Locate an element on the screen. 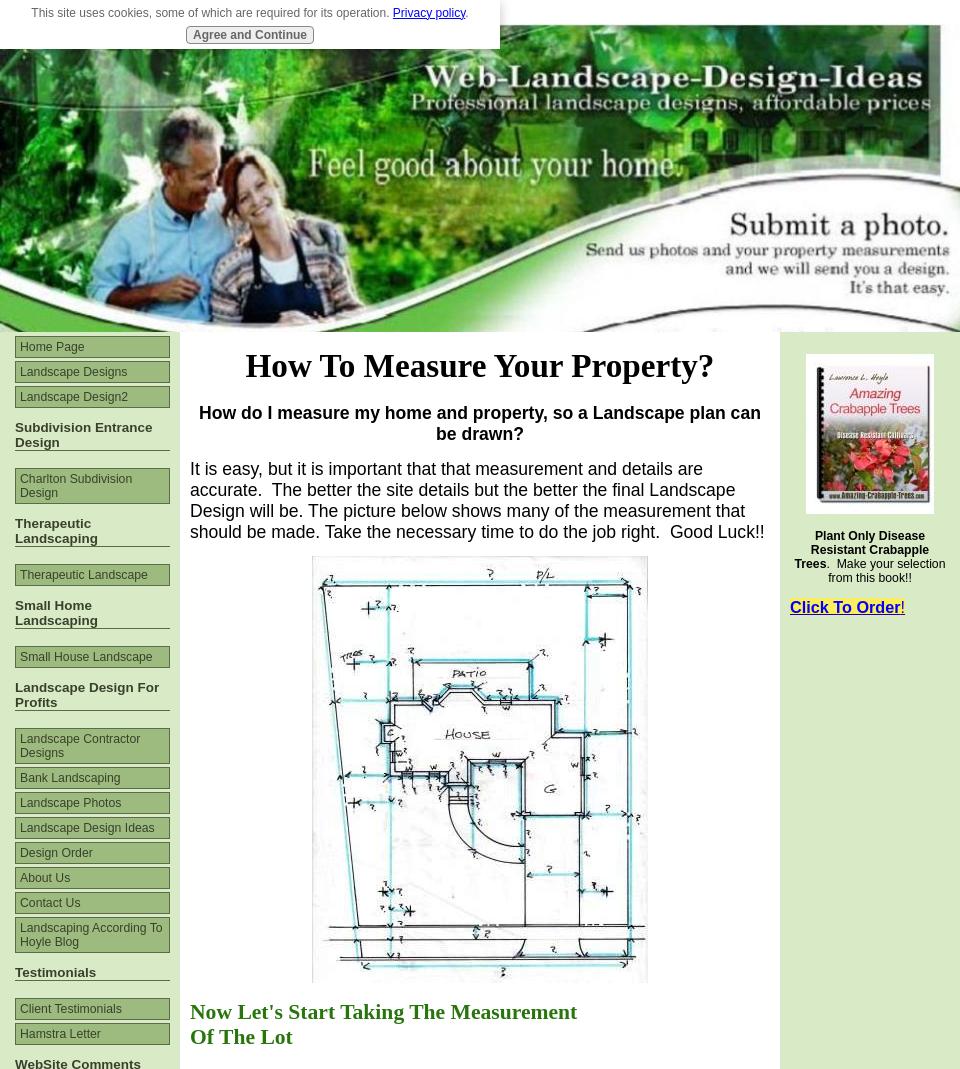  'Click To Order' is located at coordinates (843, 606).